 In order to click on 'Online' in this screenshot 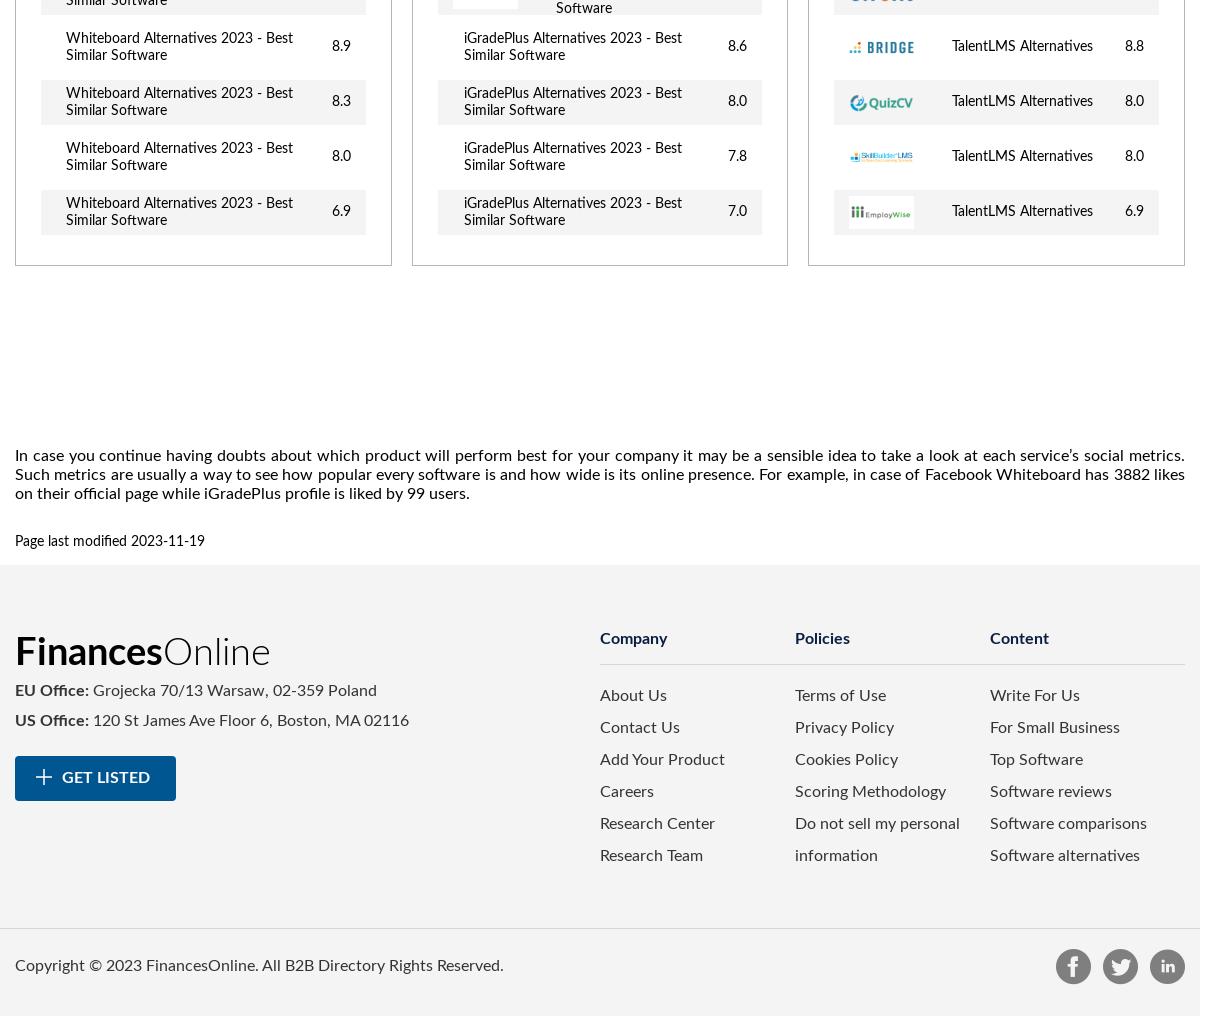, I will do `click(216, 651)`.